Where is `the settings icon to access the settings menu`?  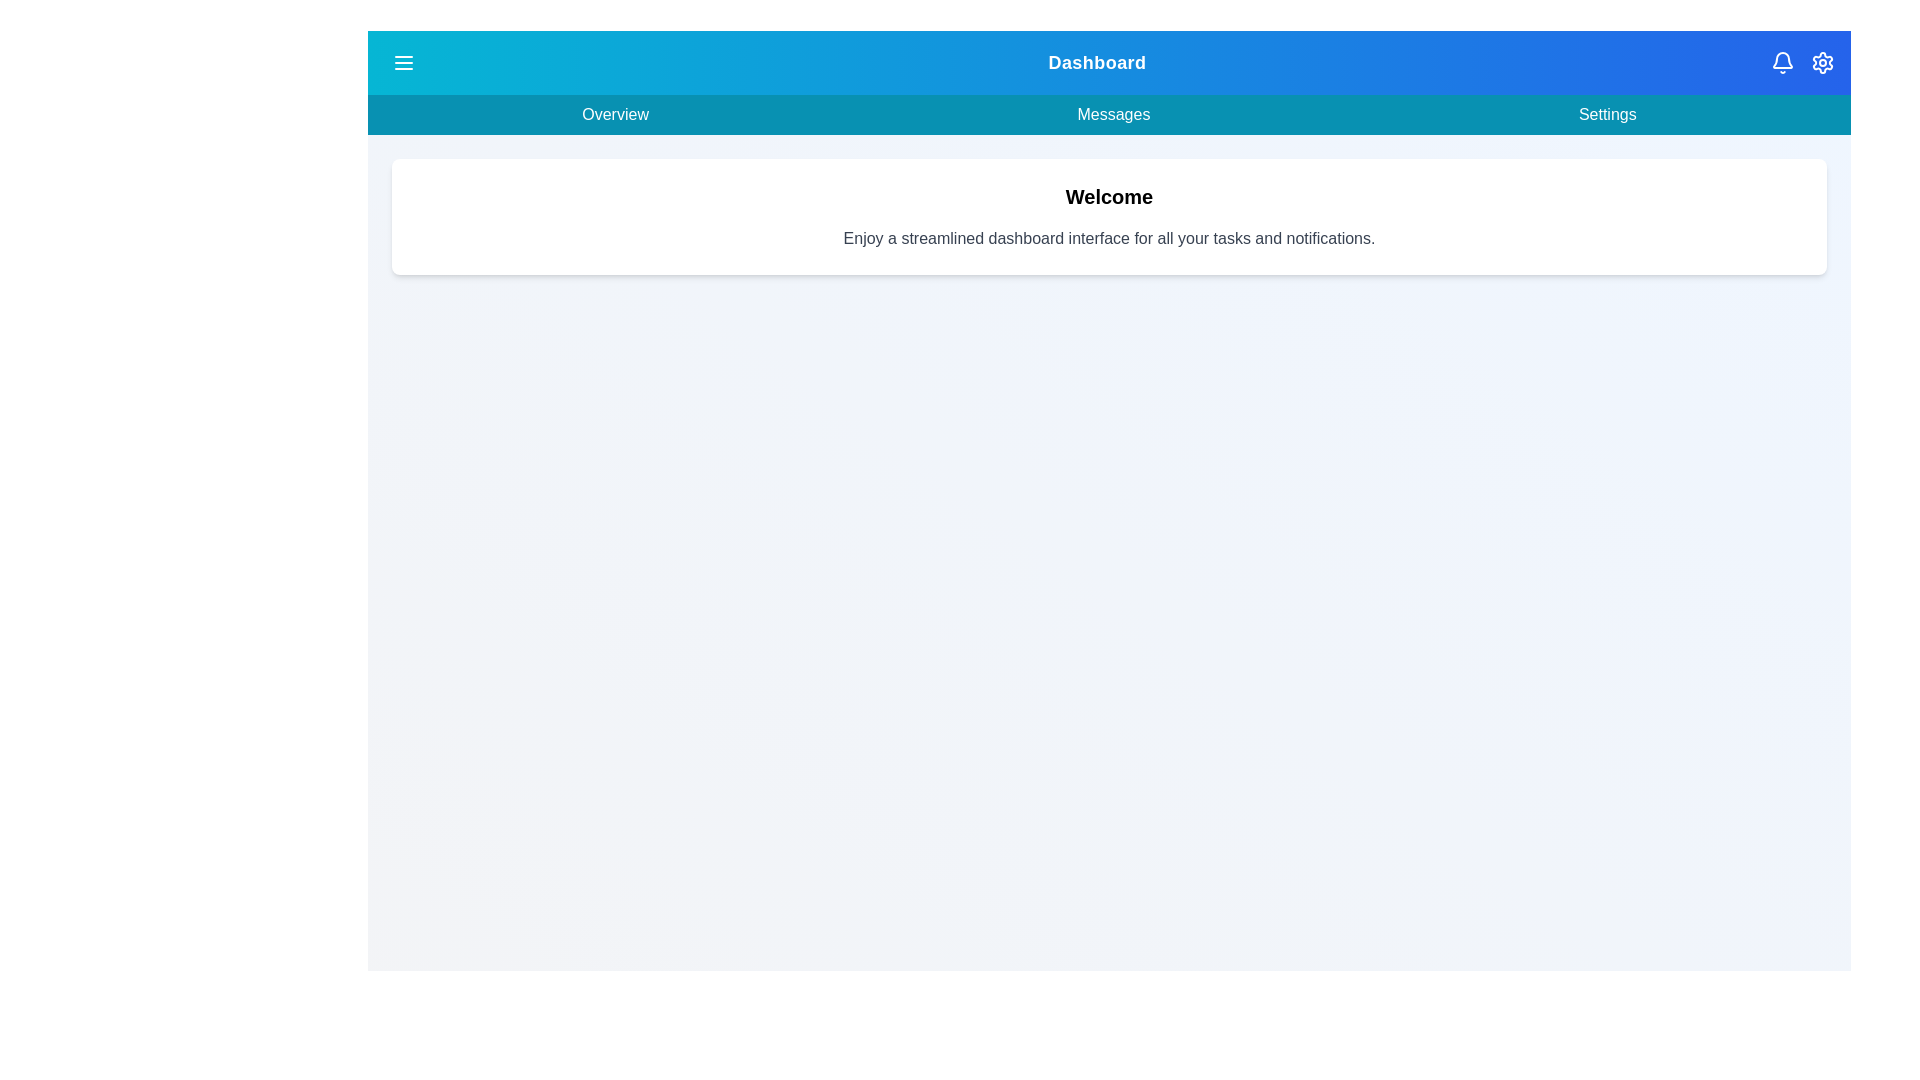
the settings icon to access the settings menu is located at coordinates (1823, 61).